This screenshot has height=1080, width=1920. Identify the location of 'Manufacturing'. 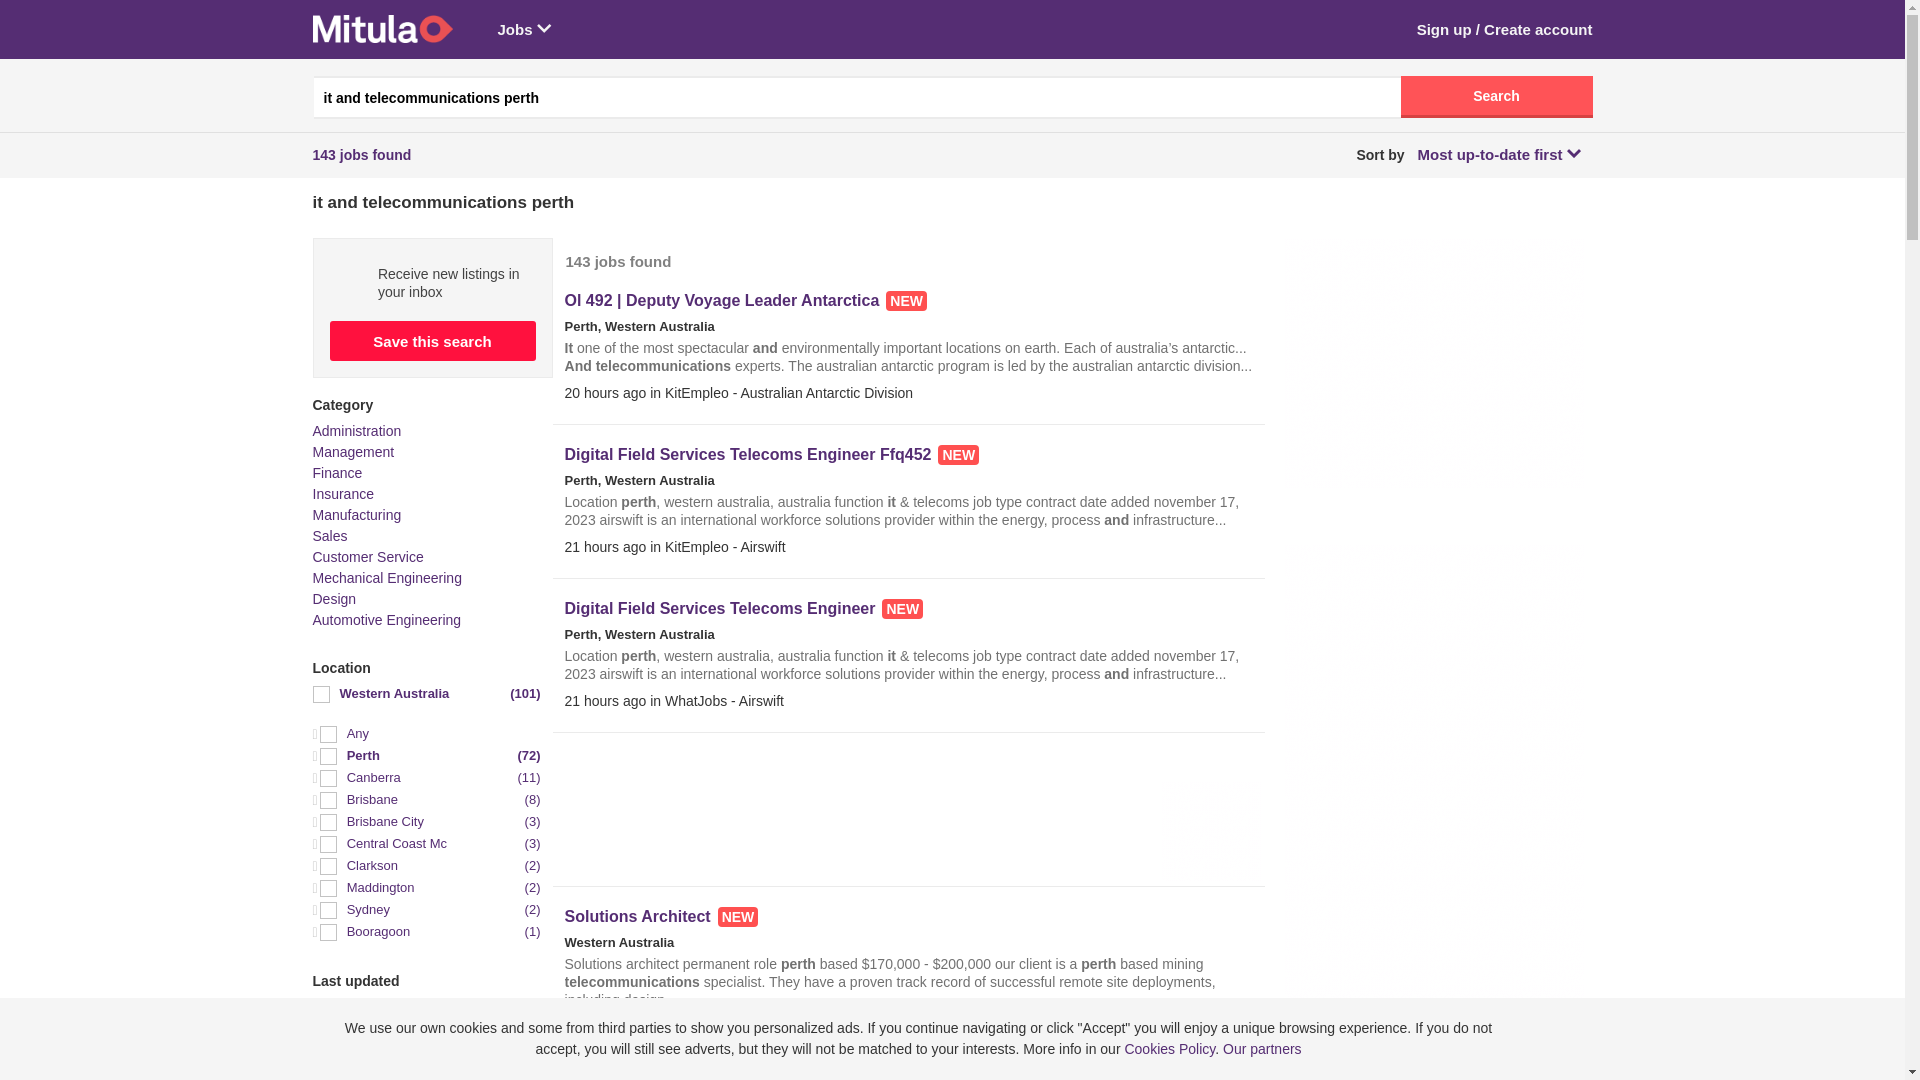
(356, 514).